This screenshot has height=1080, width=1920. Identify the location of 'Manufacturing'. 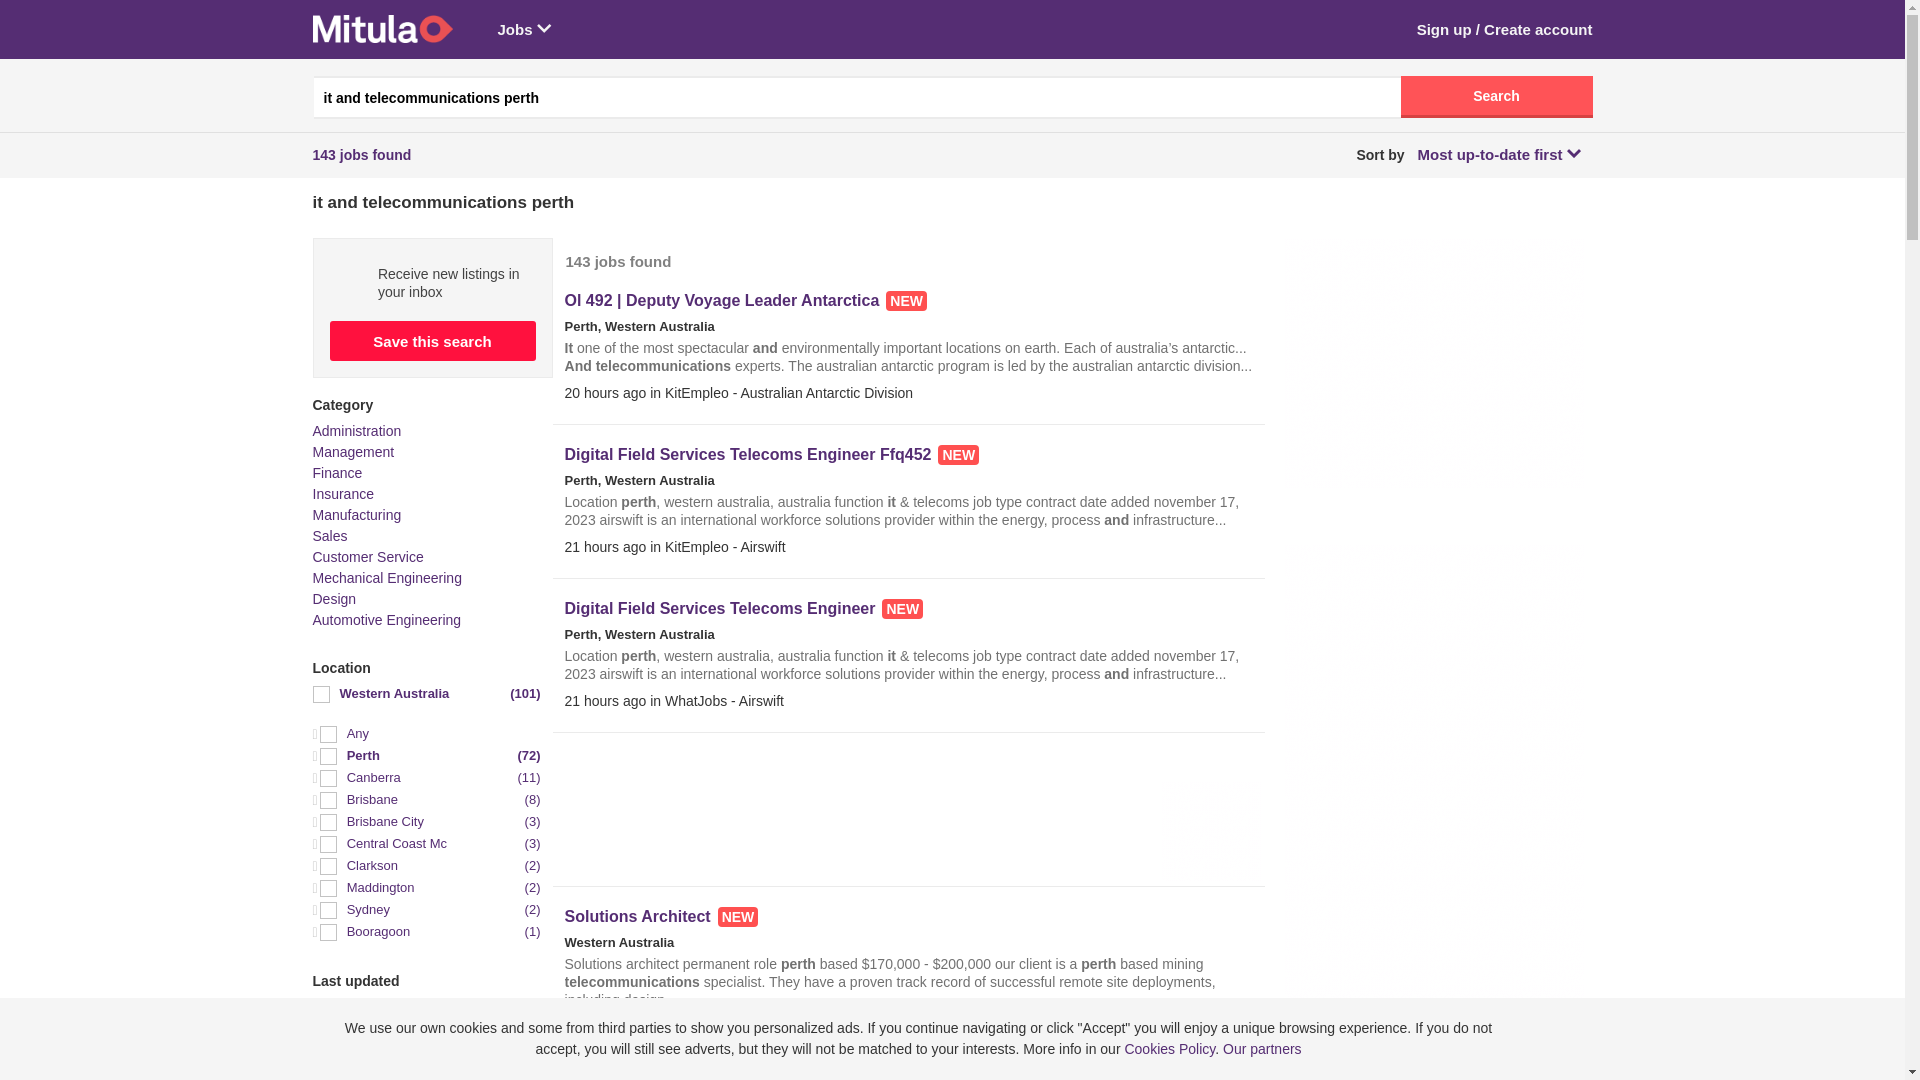
(356, 514).